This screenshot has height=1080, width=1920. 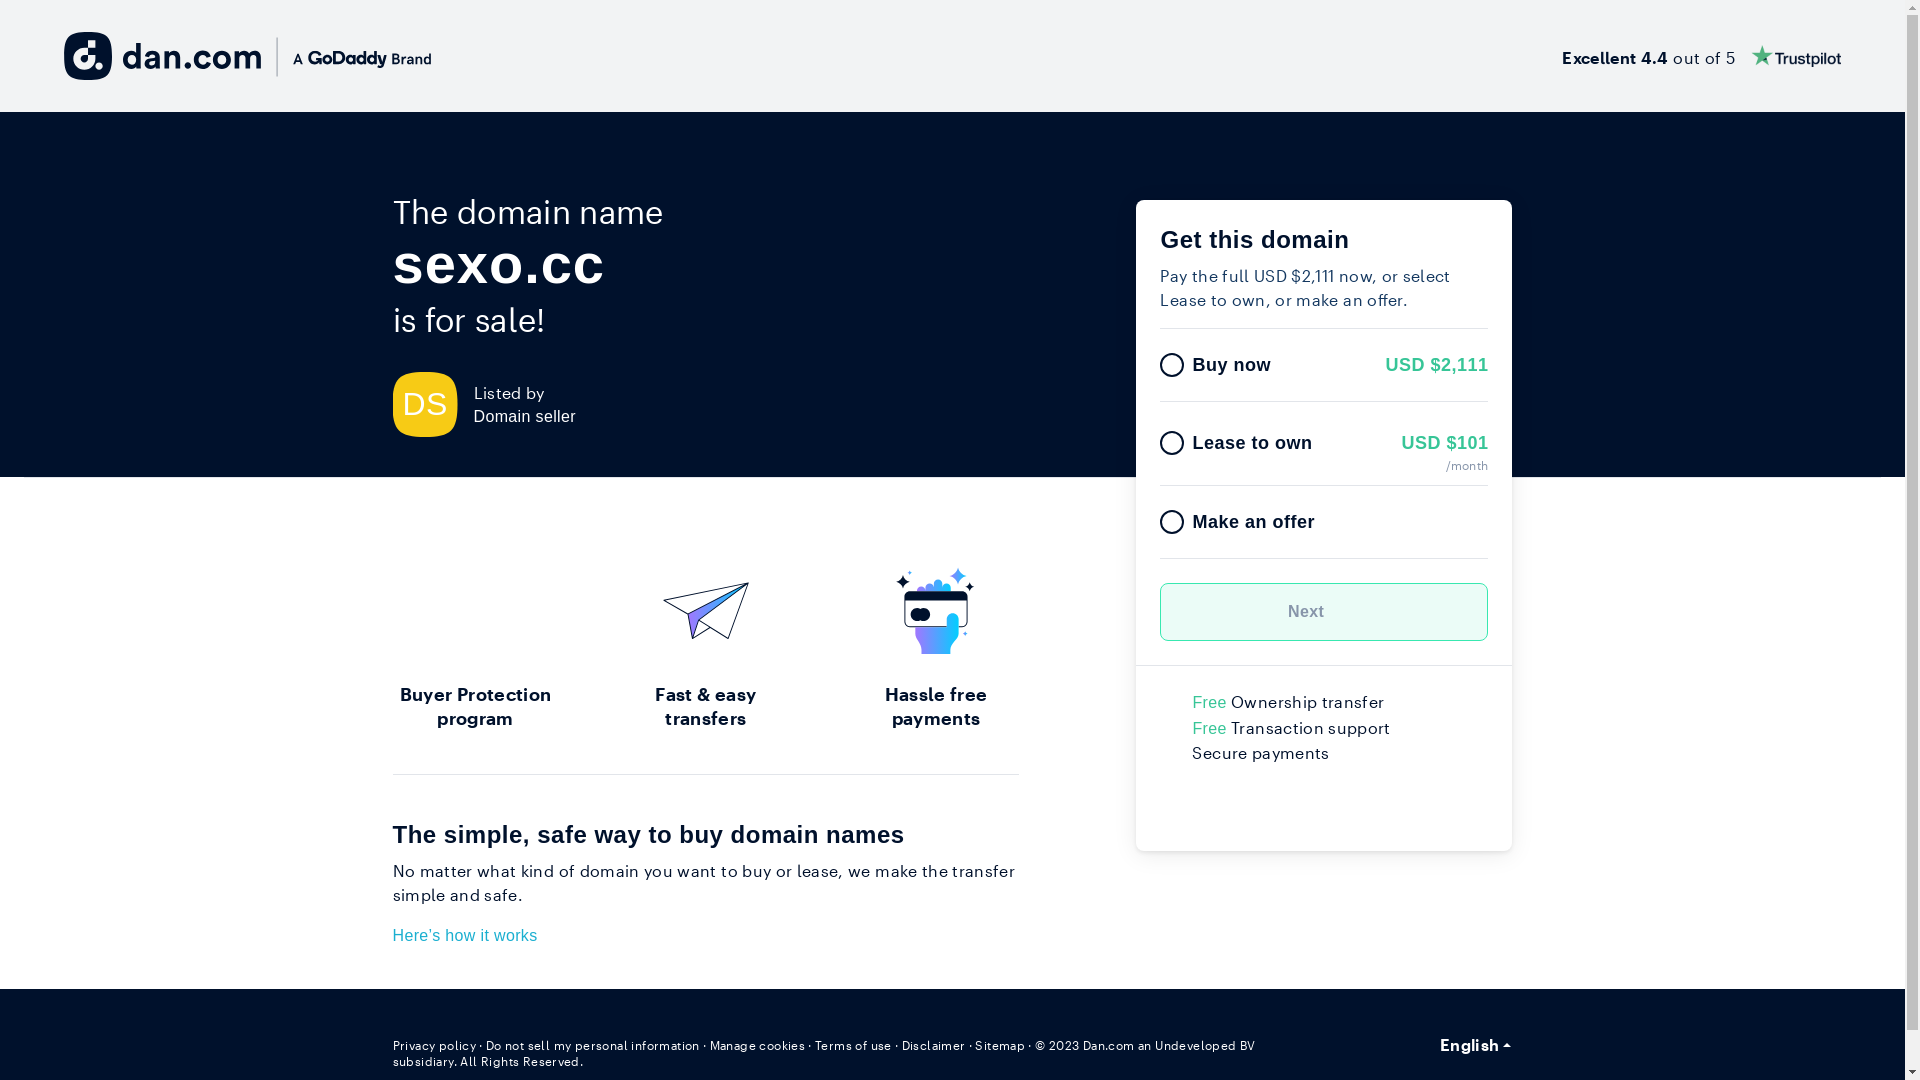 What do you see at coordinates (432, 1044) in the screenshot?
I see `'Privacy policy'` at bounding box center [432, 1044].